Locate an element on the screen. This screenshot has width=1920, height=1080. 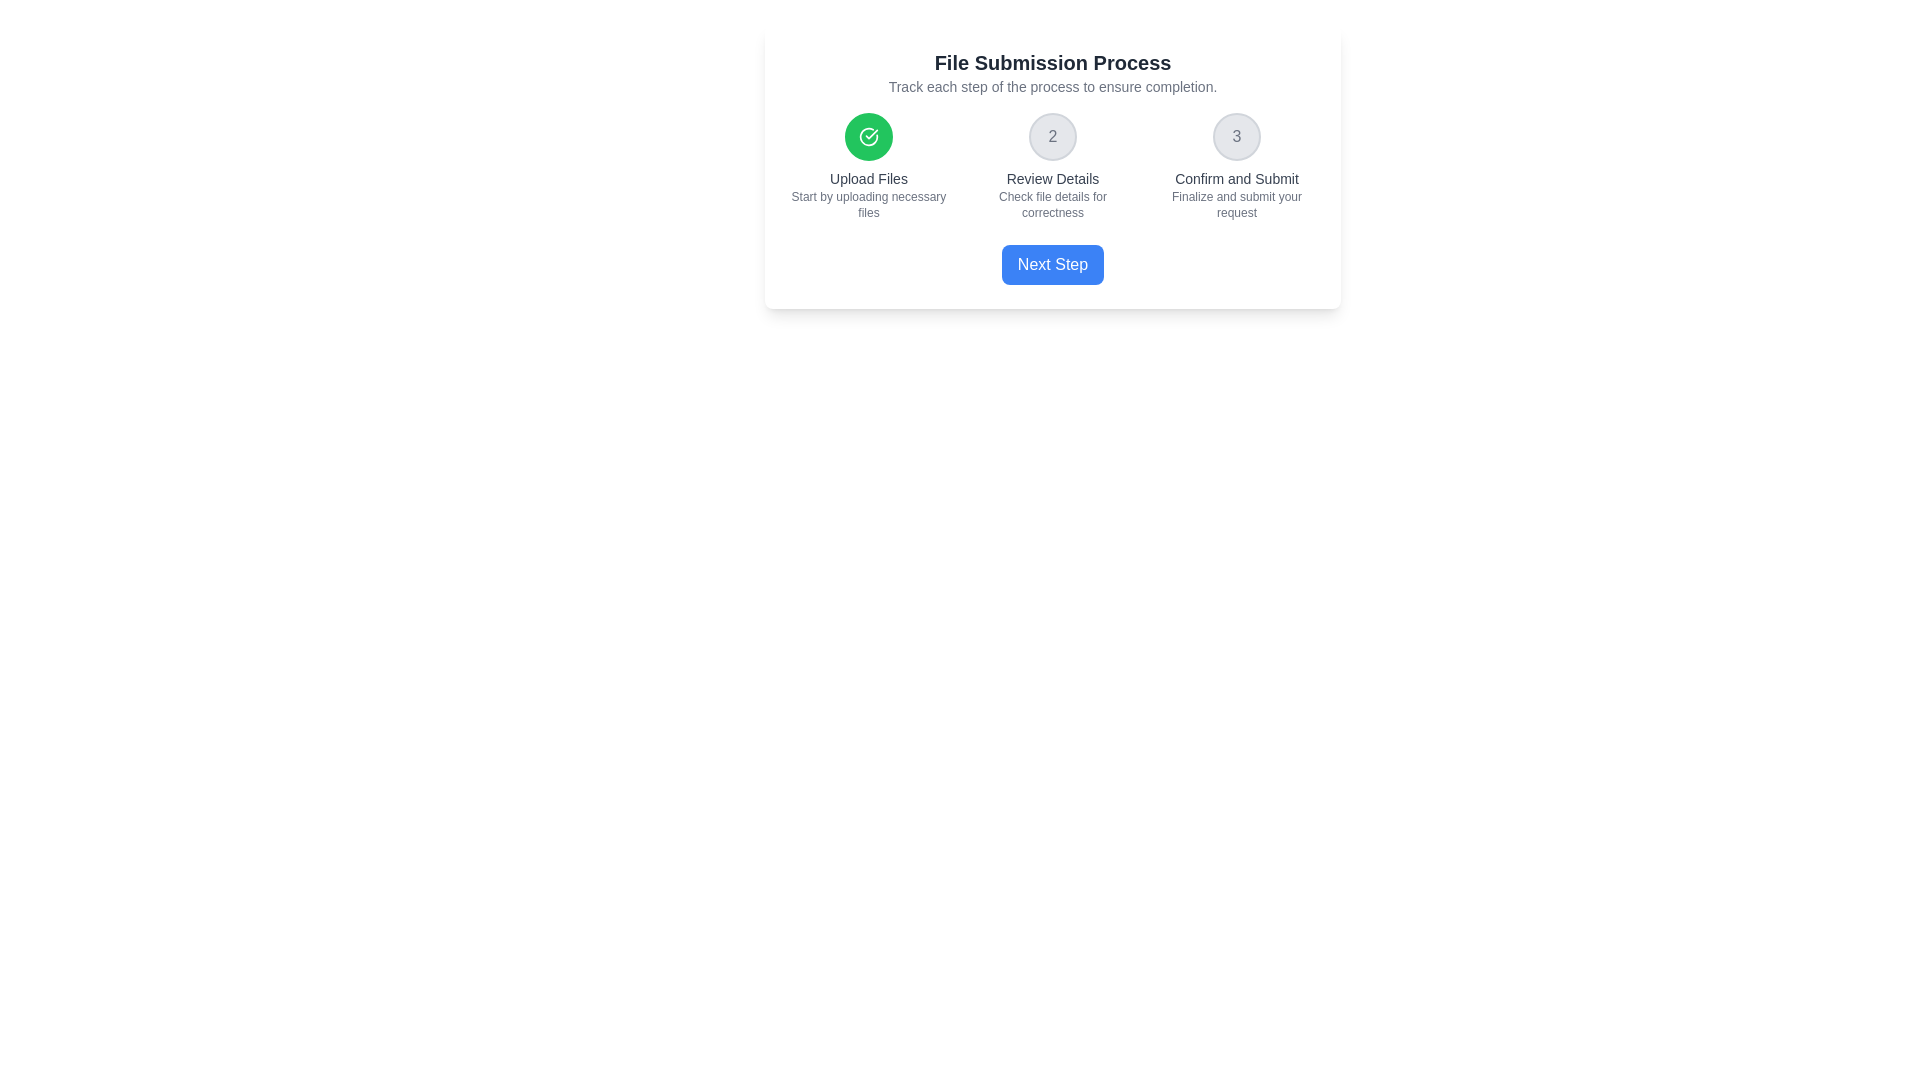
the circular button with the numeral '3' inside, located in the 'Confirm and Submit' section is located at coordinates (1236, 136).